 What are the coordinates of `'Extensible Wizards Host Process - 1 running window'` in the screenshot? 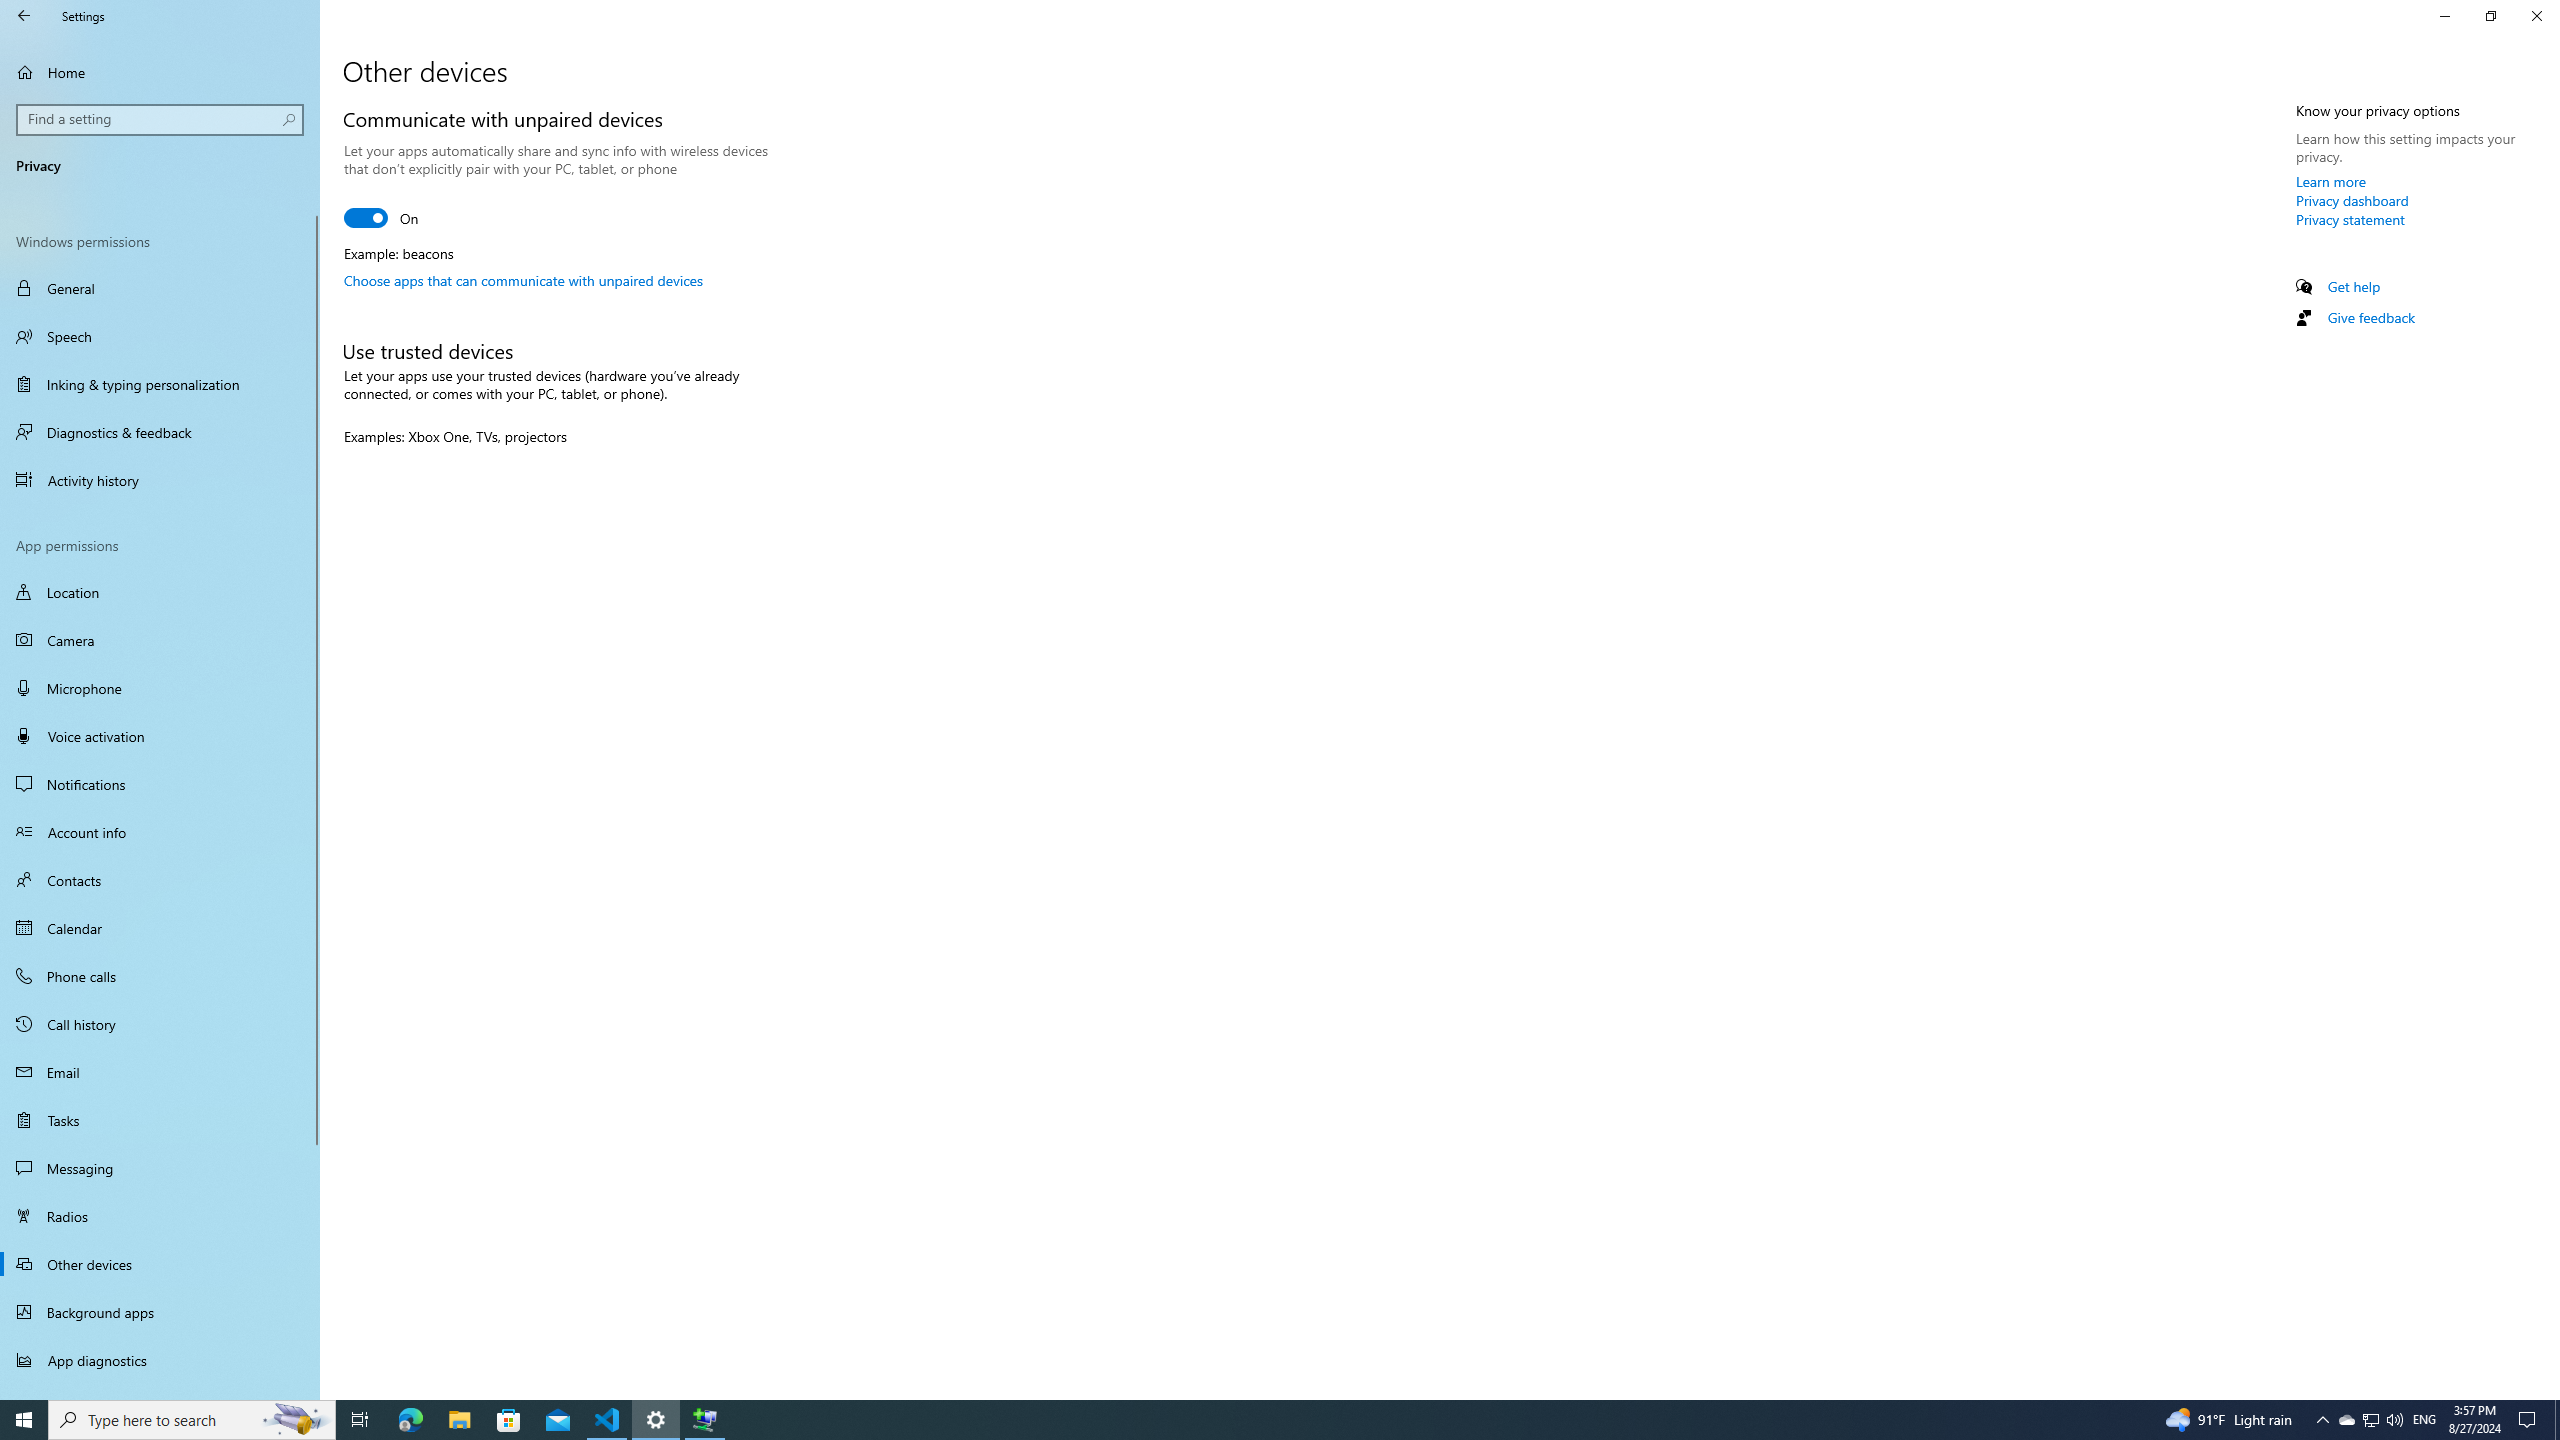 It's located at (705, 1418).